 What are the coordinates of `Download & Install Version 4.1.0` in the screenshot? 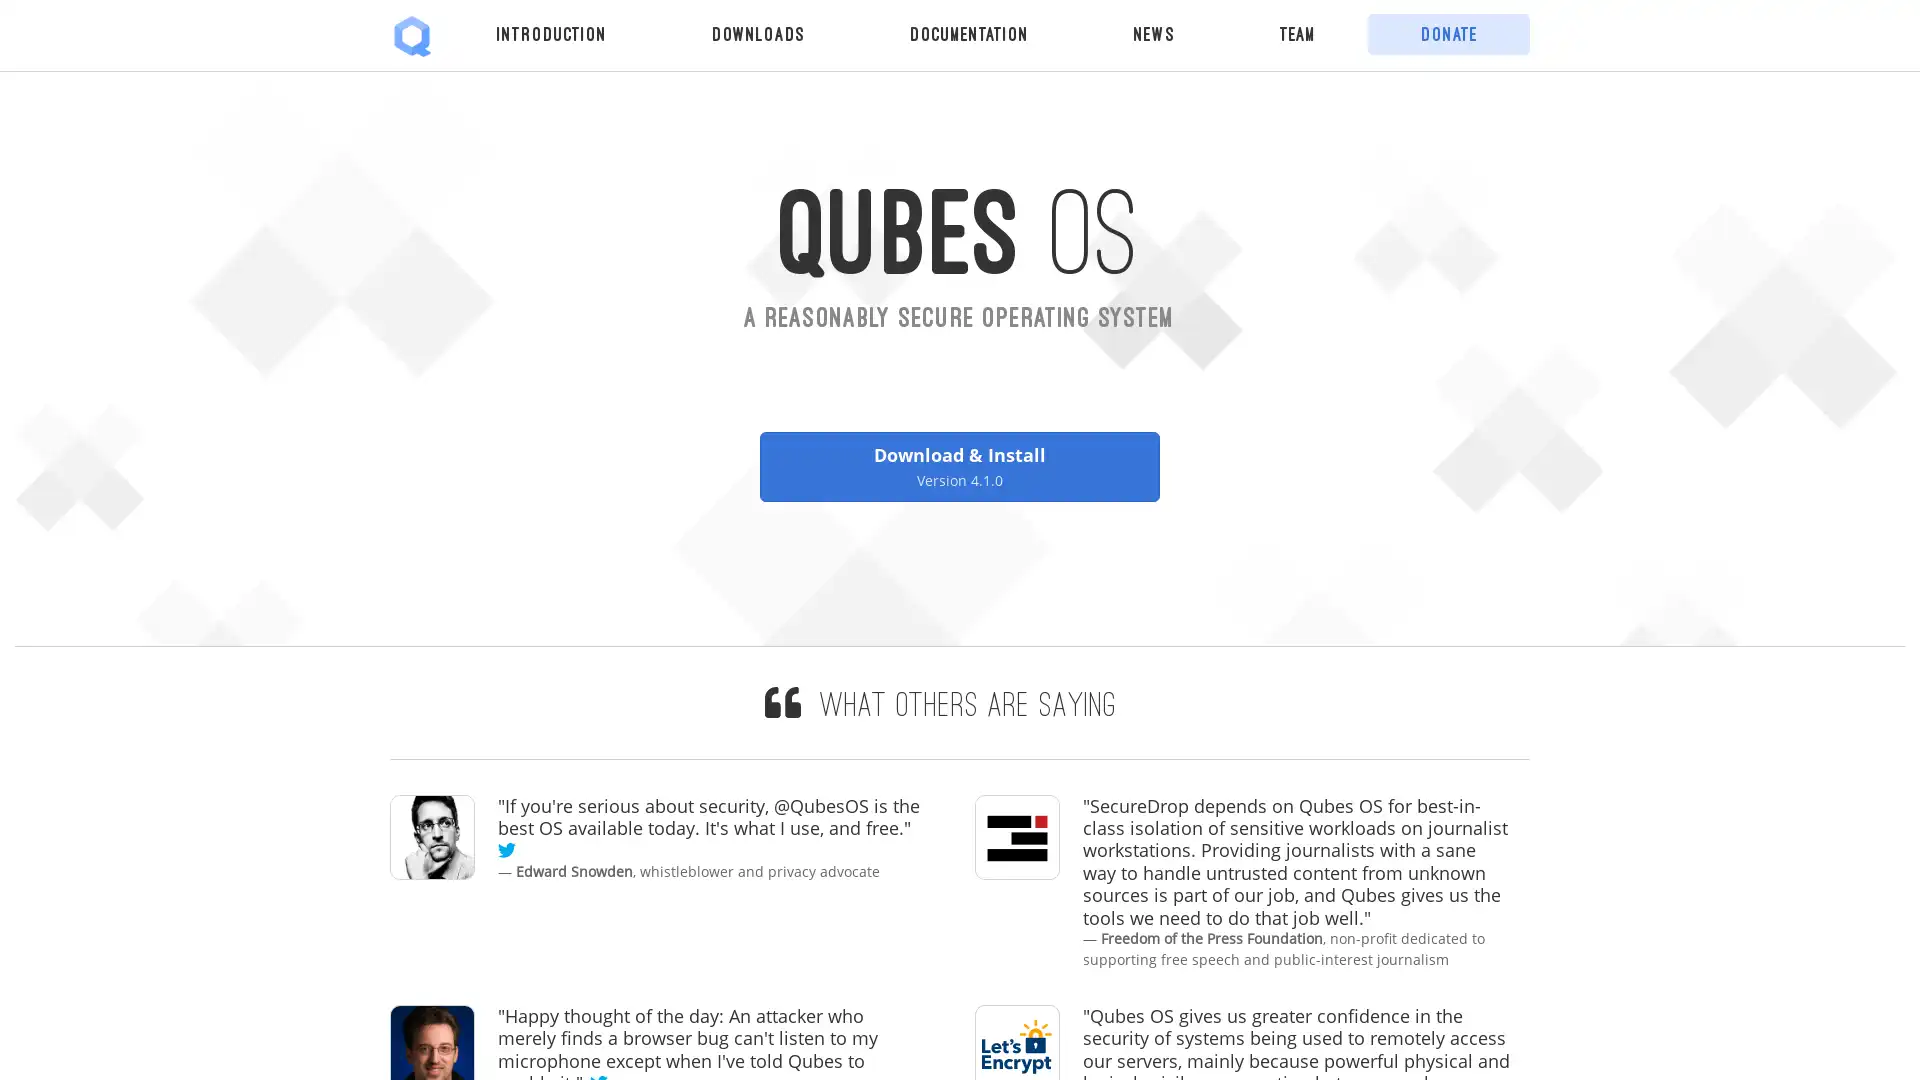 It's located at (958, 466).